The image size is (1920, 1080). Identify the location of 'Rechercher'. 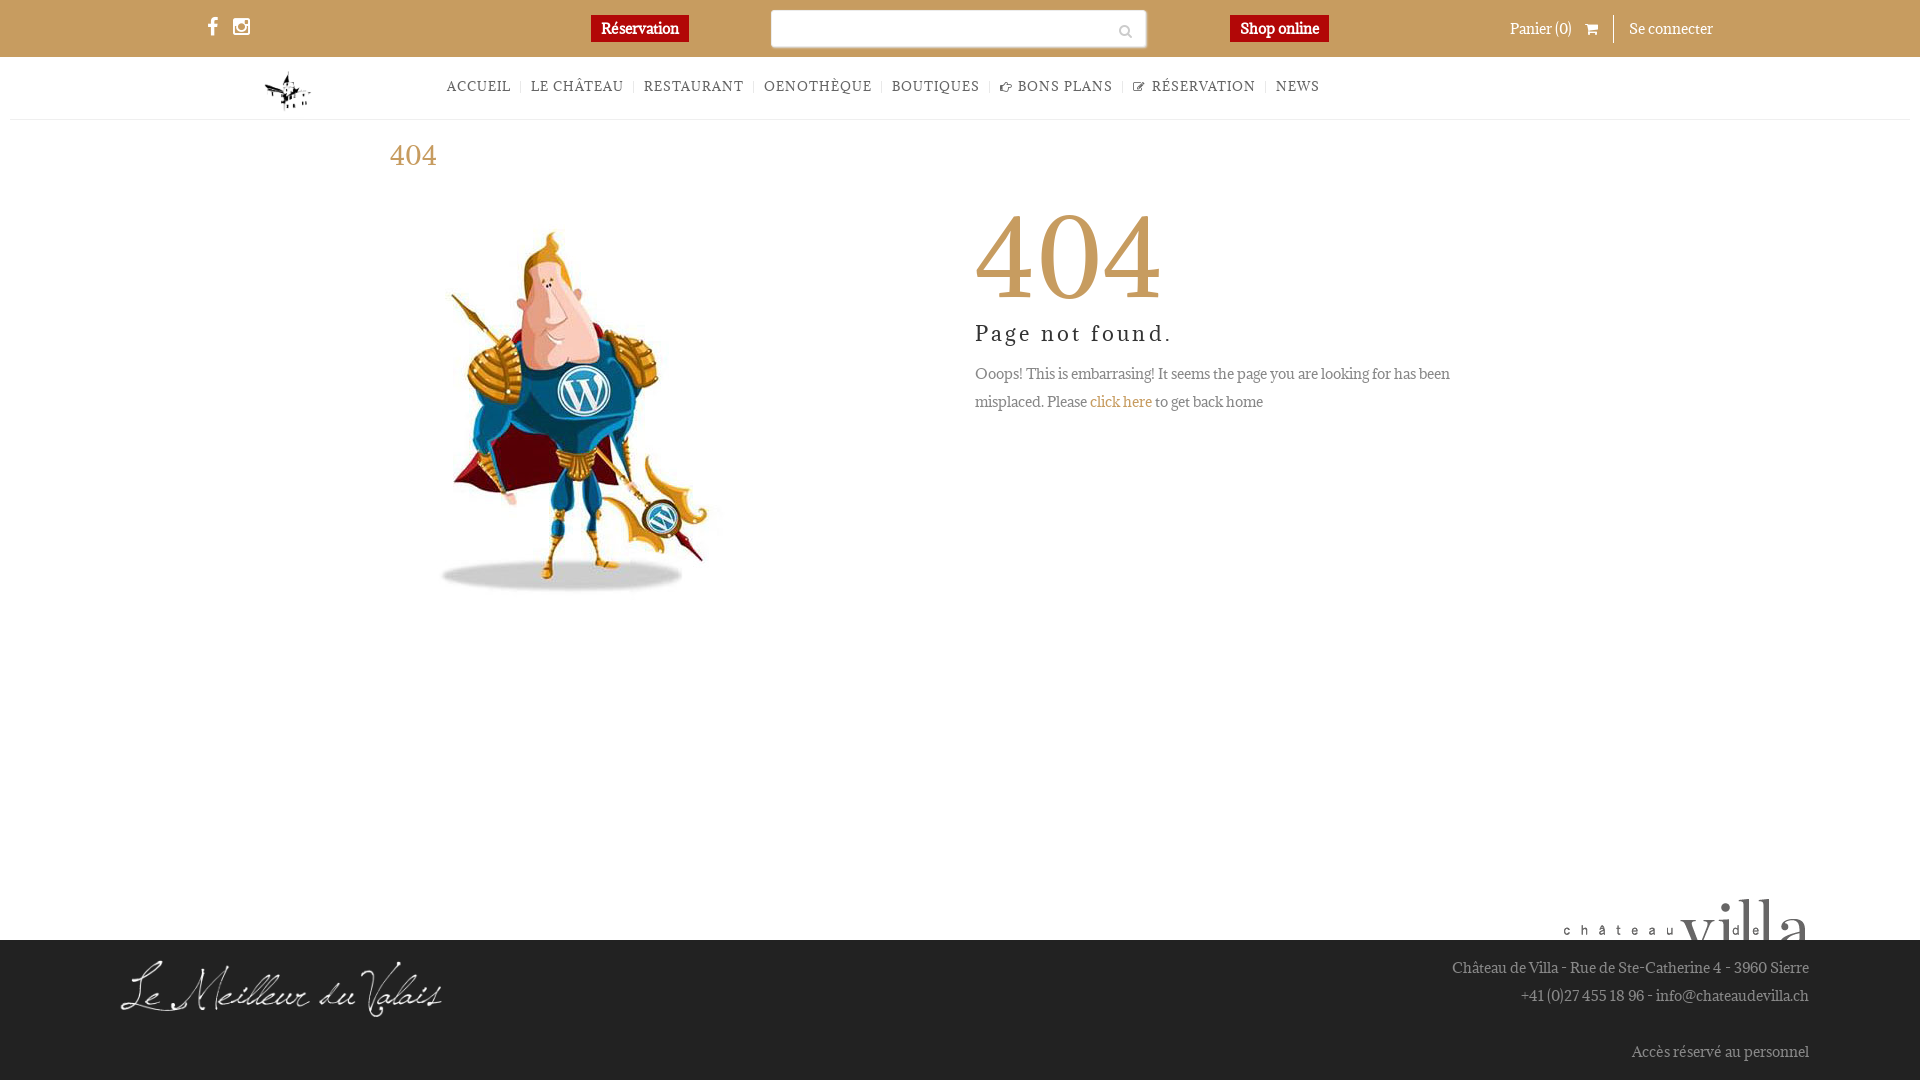
(1107, 28).